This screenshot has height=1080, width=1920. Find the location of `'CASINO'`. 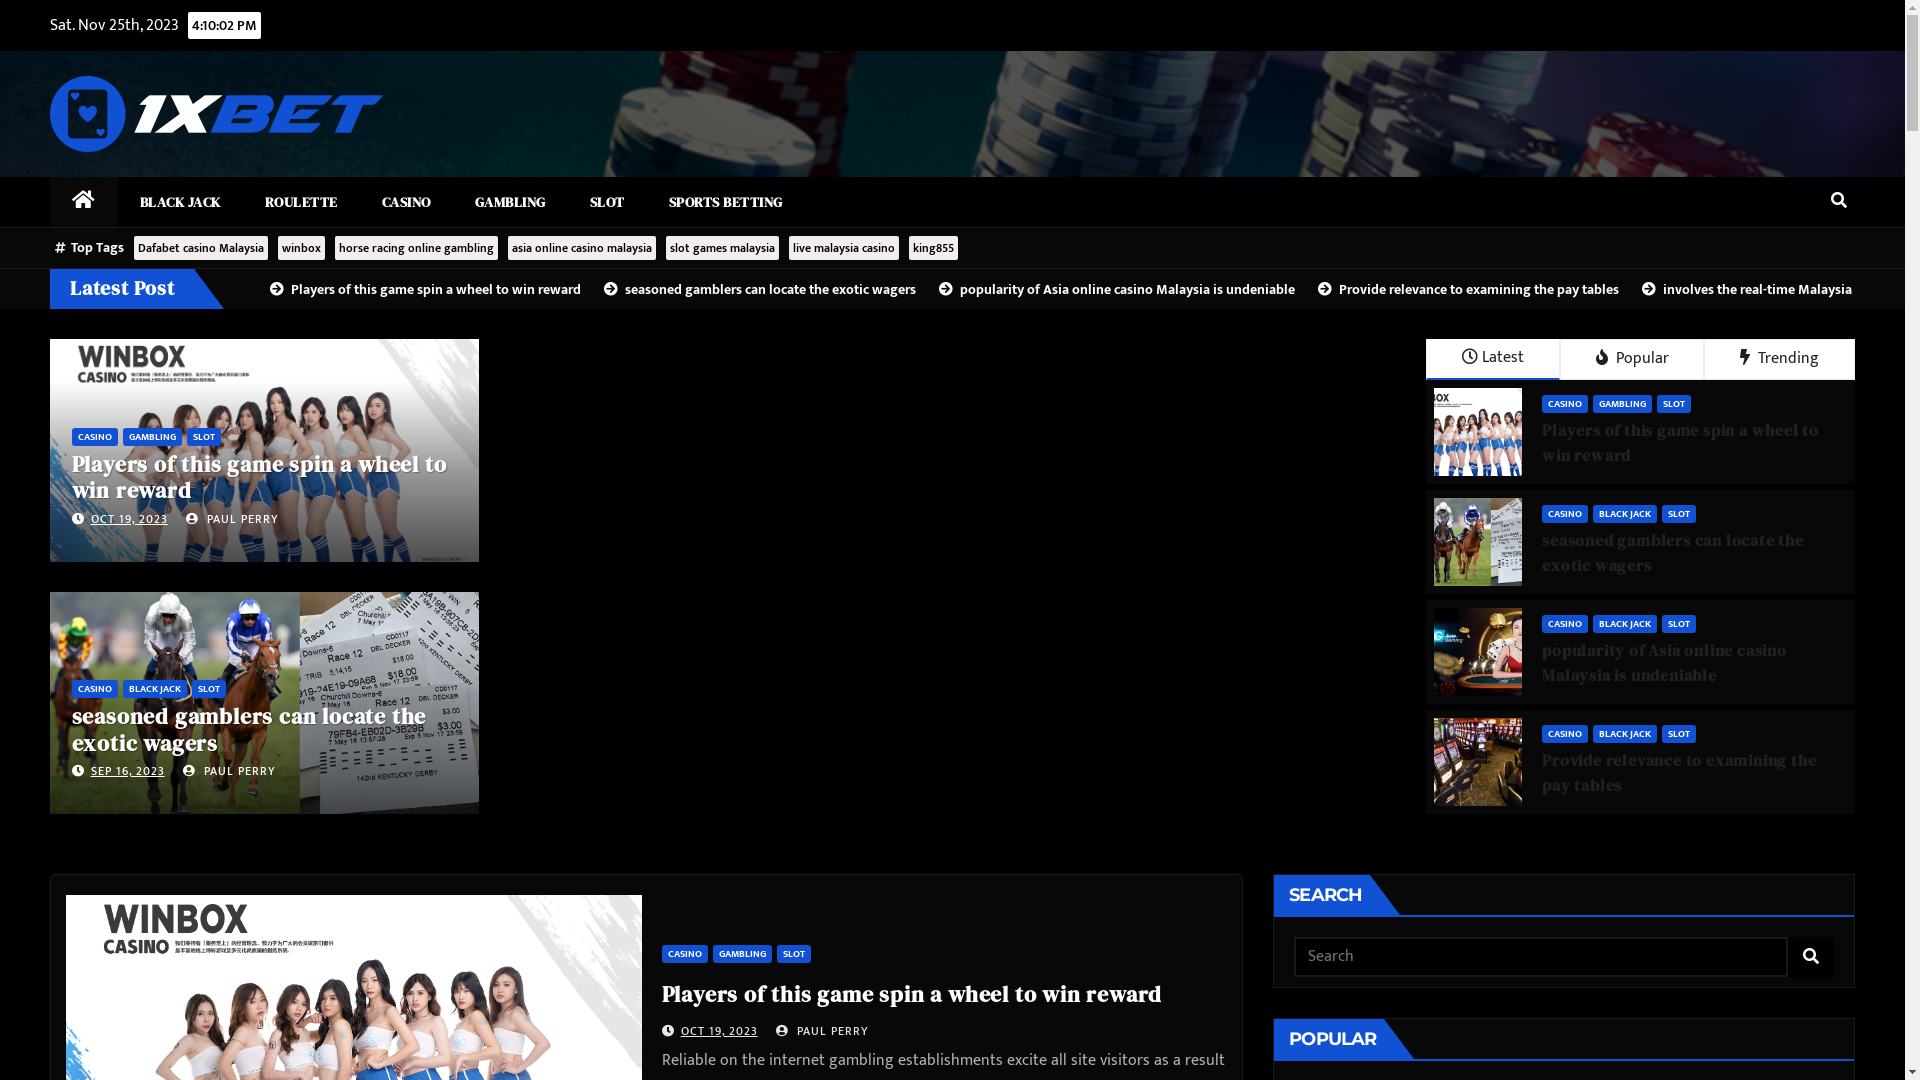

'CASINO' is located at coordinates (1563, 404).